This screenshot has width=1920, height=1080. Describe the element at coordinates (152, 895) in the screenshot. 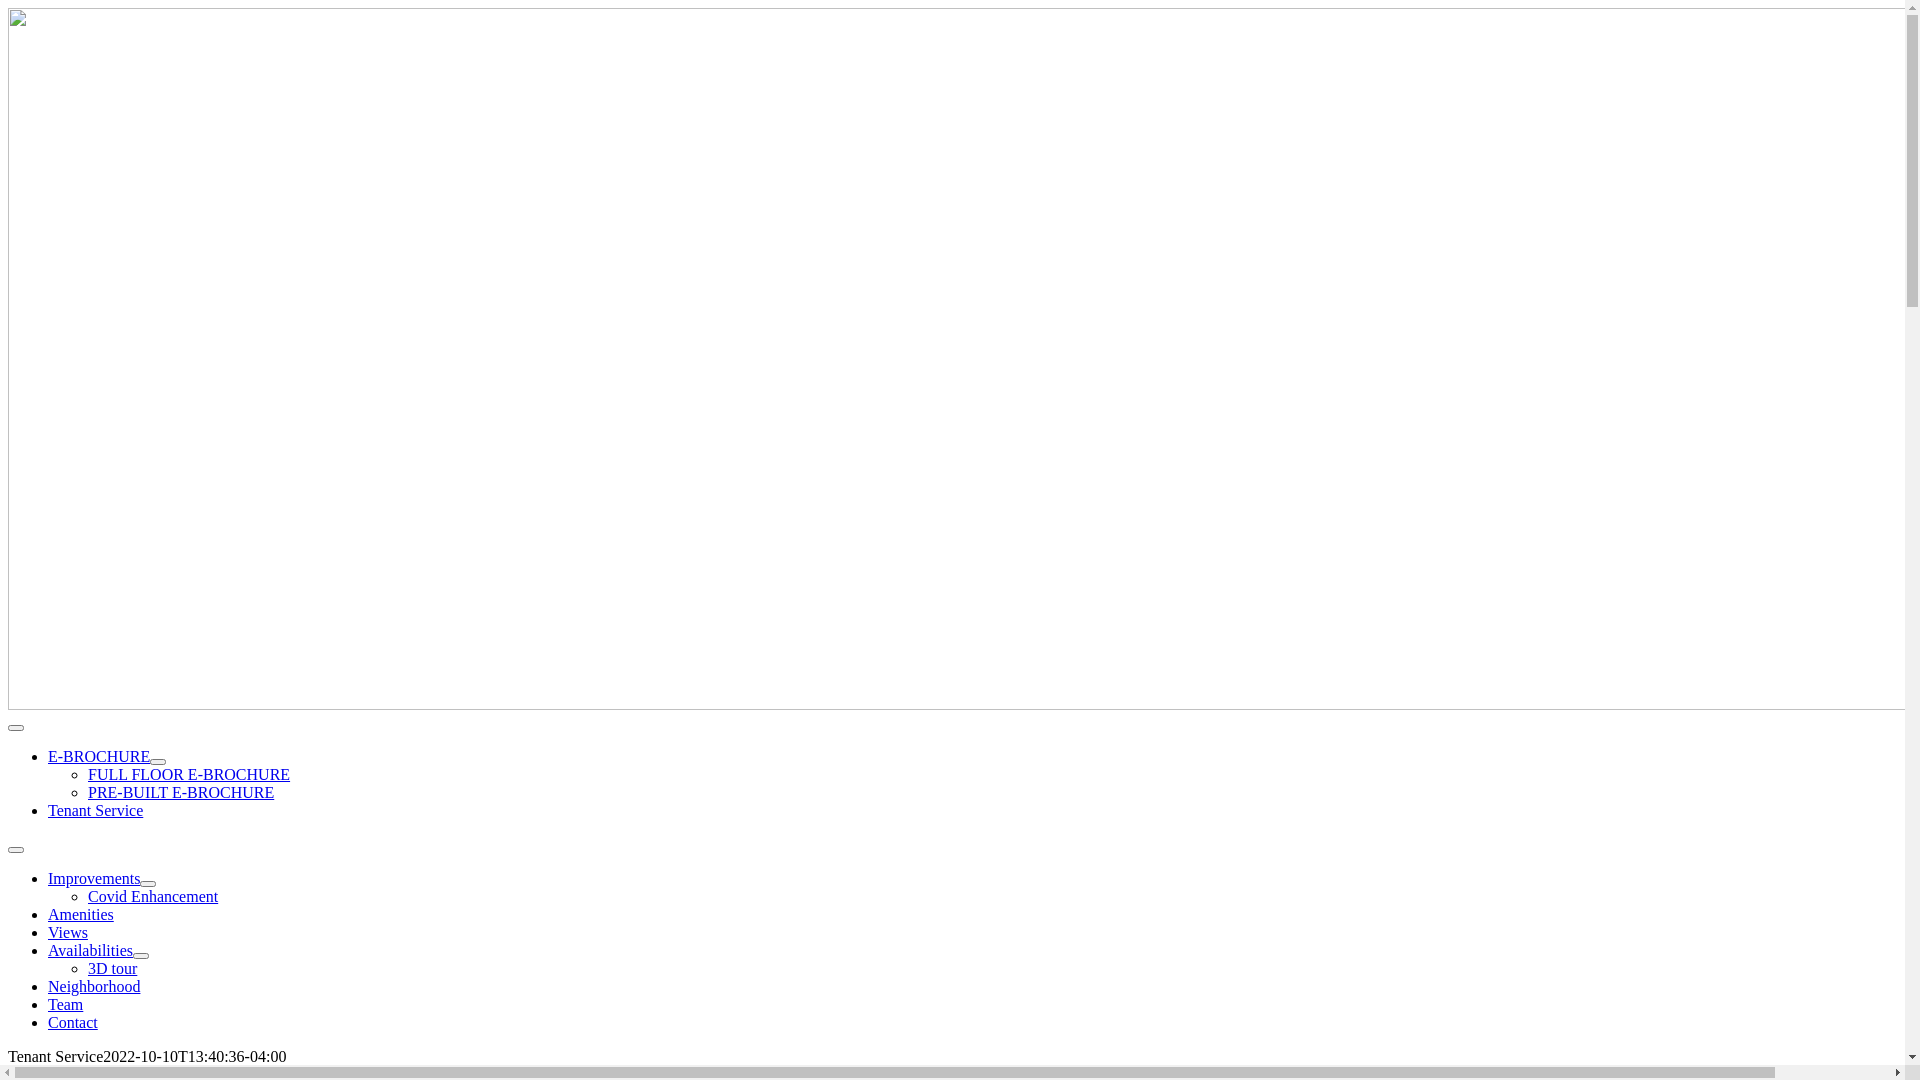

I see `'Covid Enhancement'` at that location.